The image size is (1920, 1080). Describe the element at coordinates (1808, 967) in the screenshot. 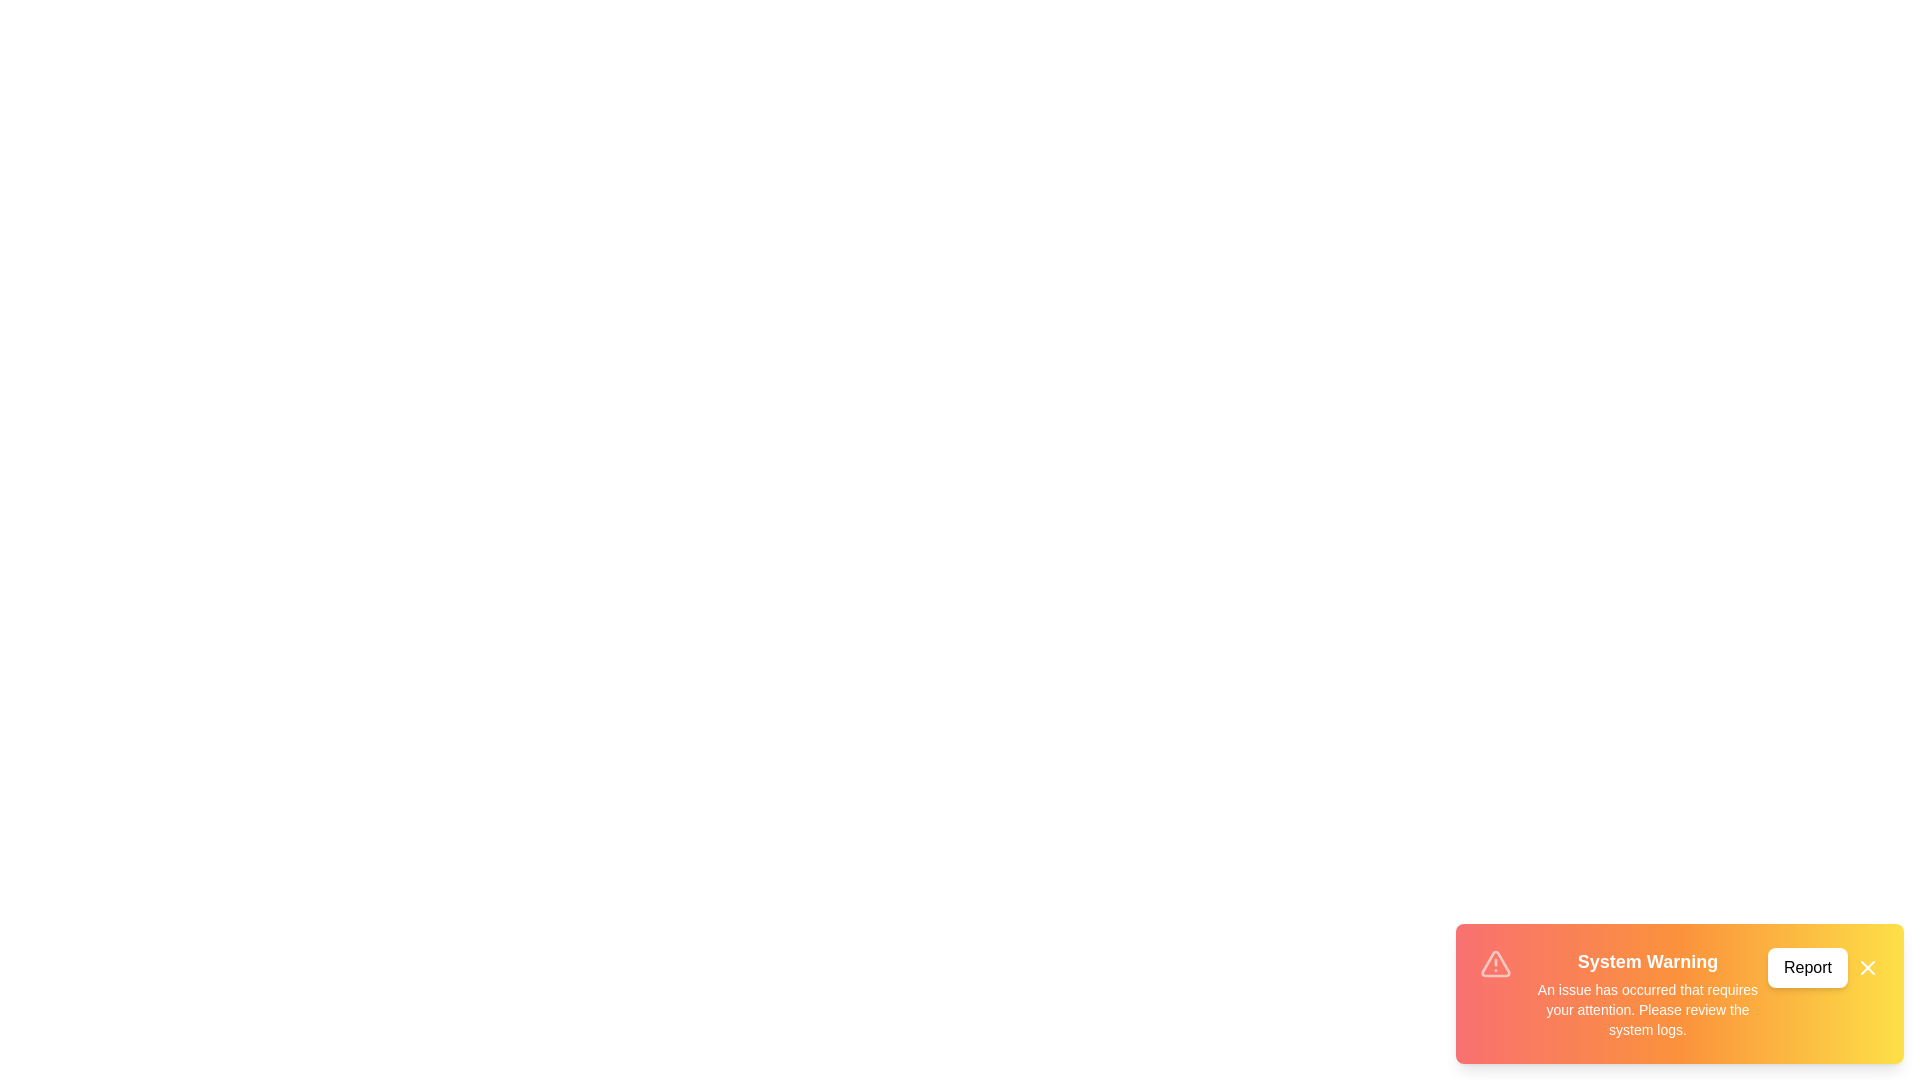

I see `the 'Report' button to submit a report` at that location.